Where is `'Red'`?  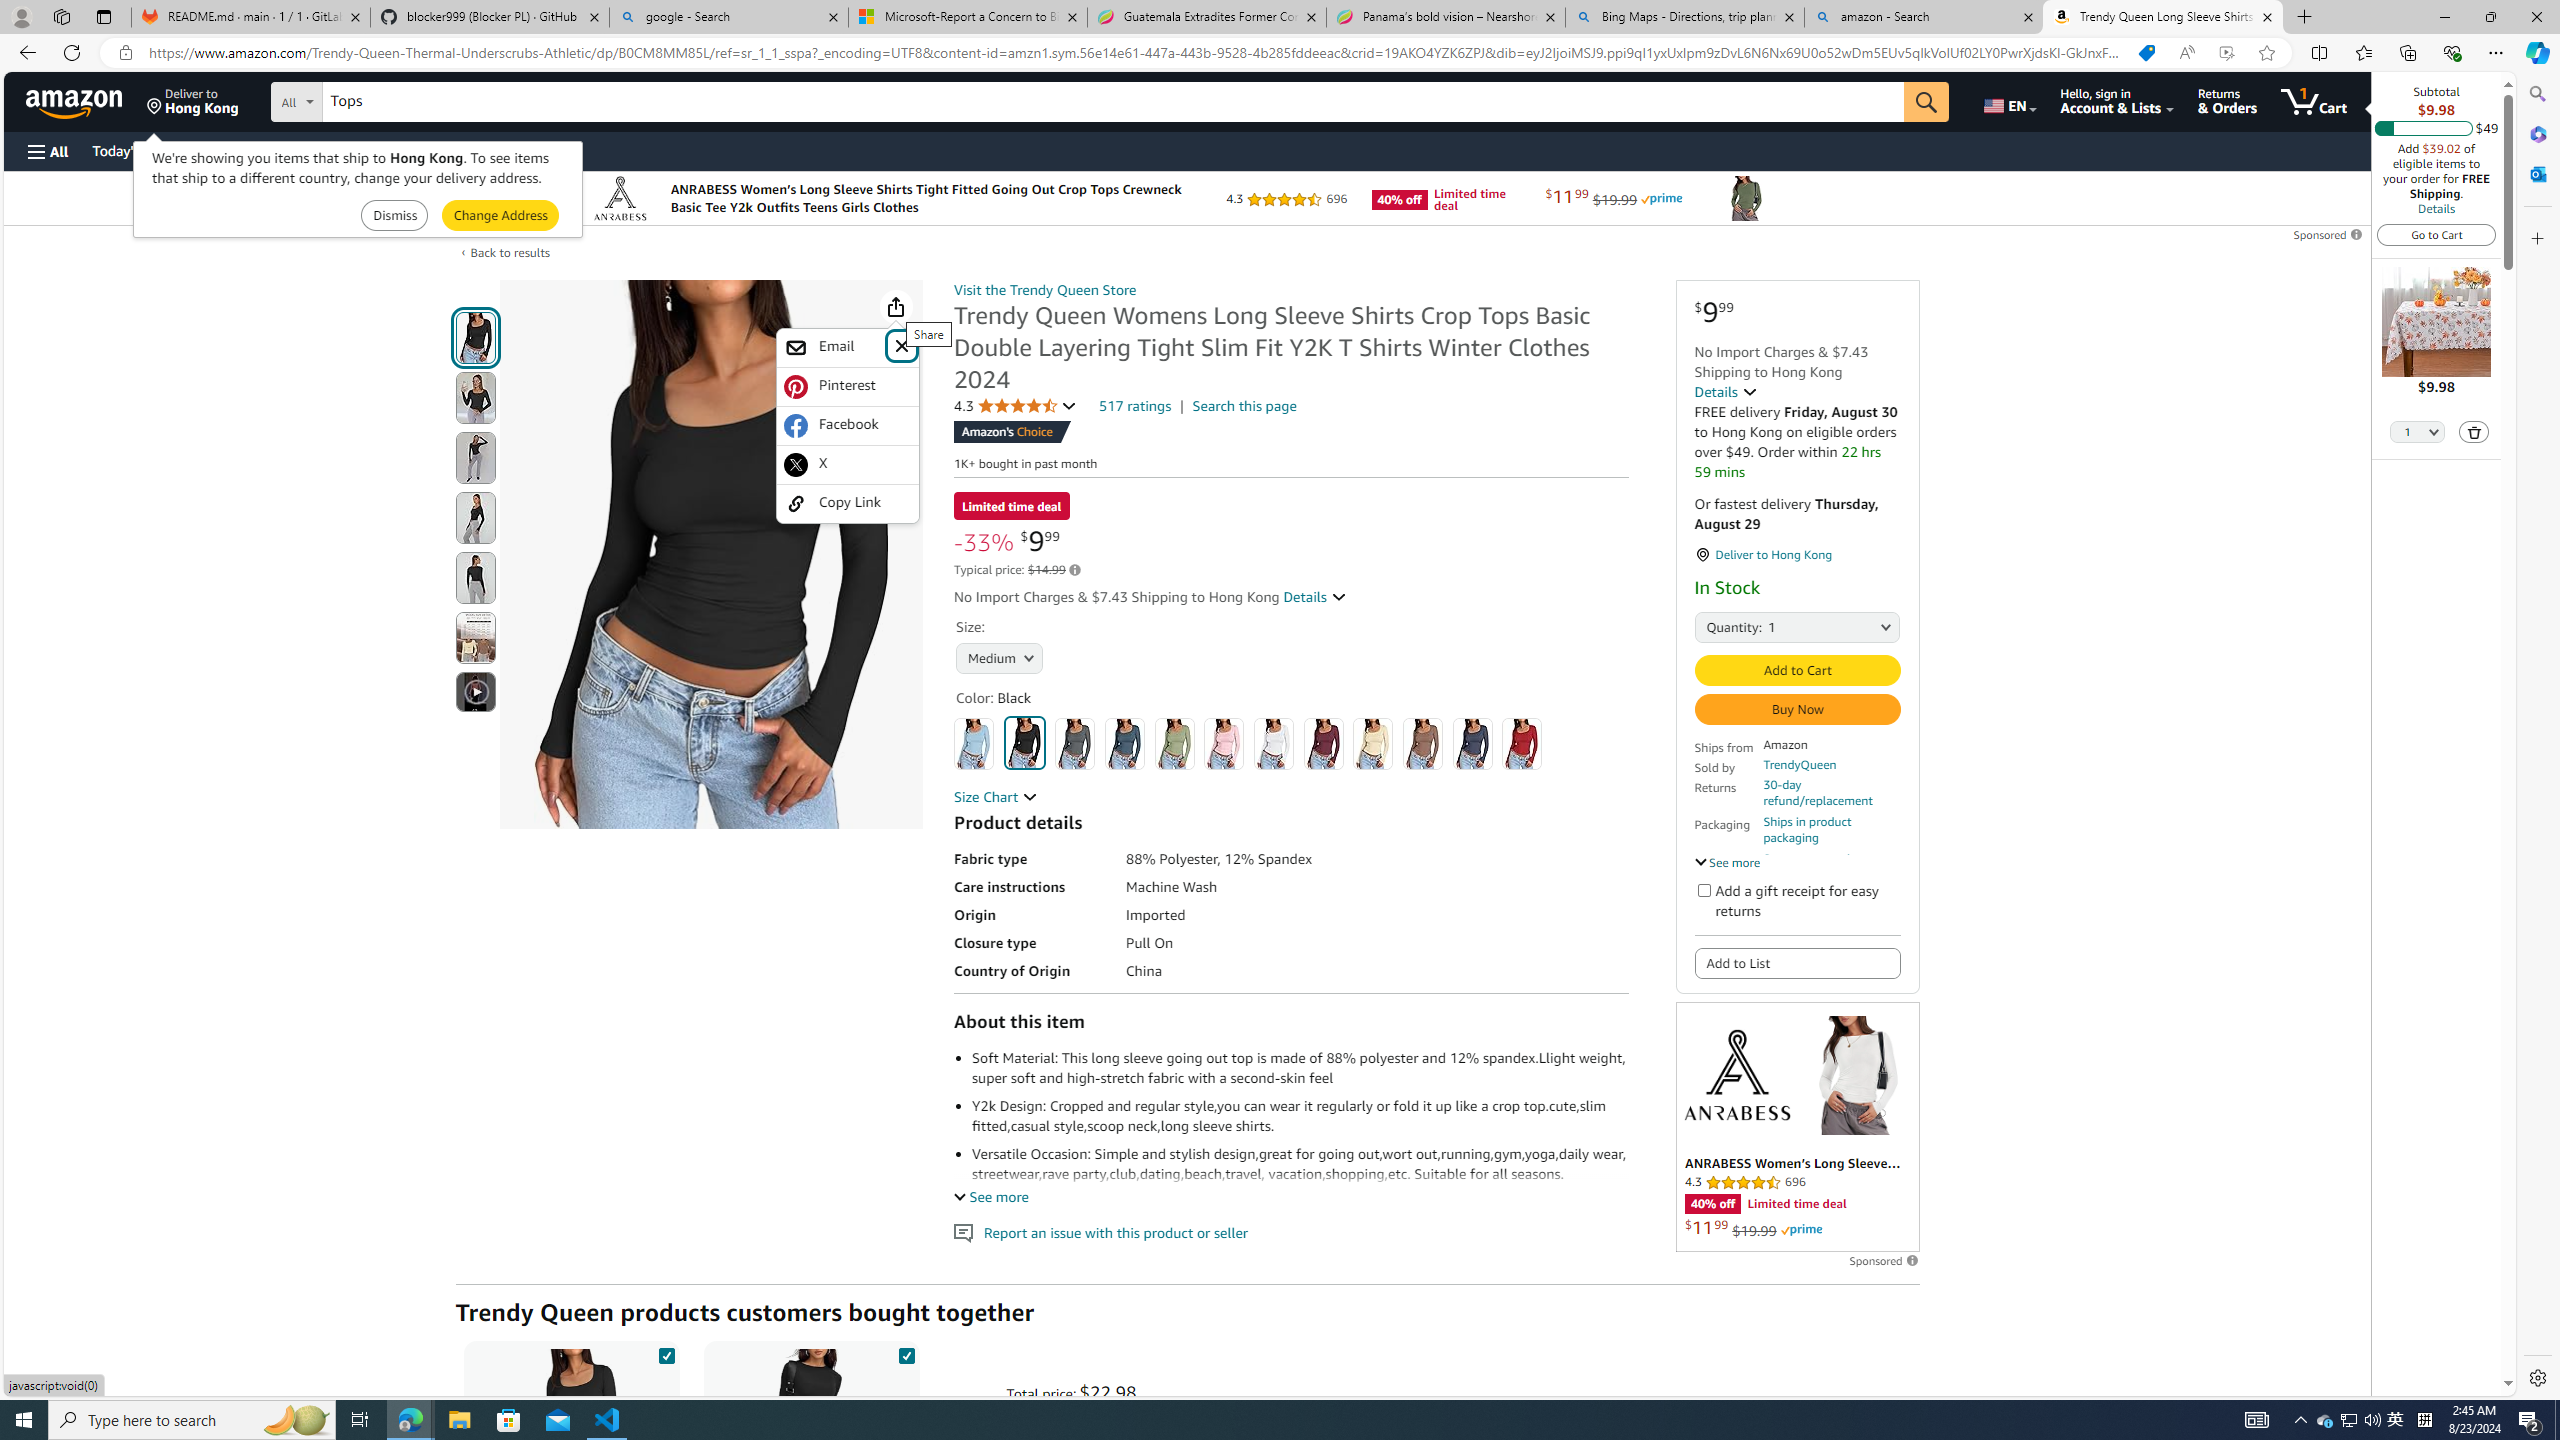
'Red' is located at coordinates (1520, 742).